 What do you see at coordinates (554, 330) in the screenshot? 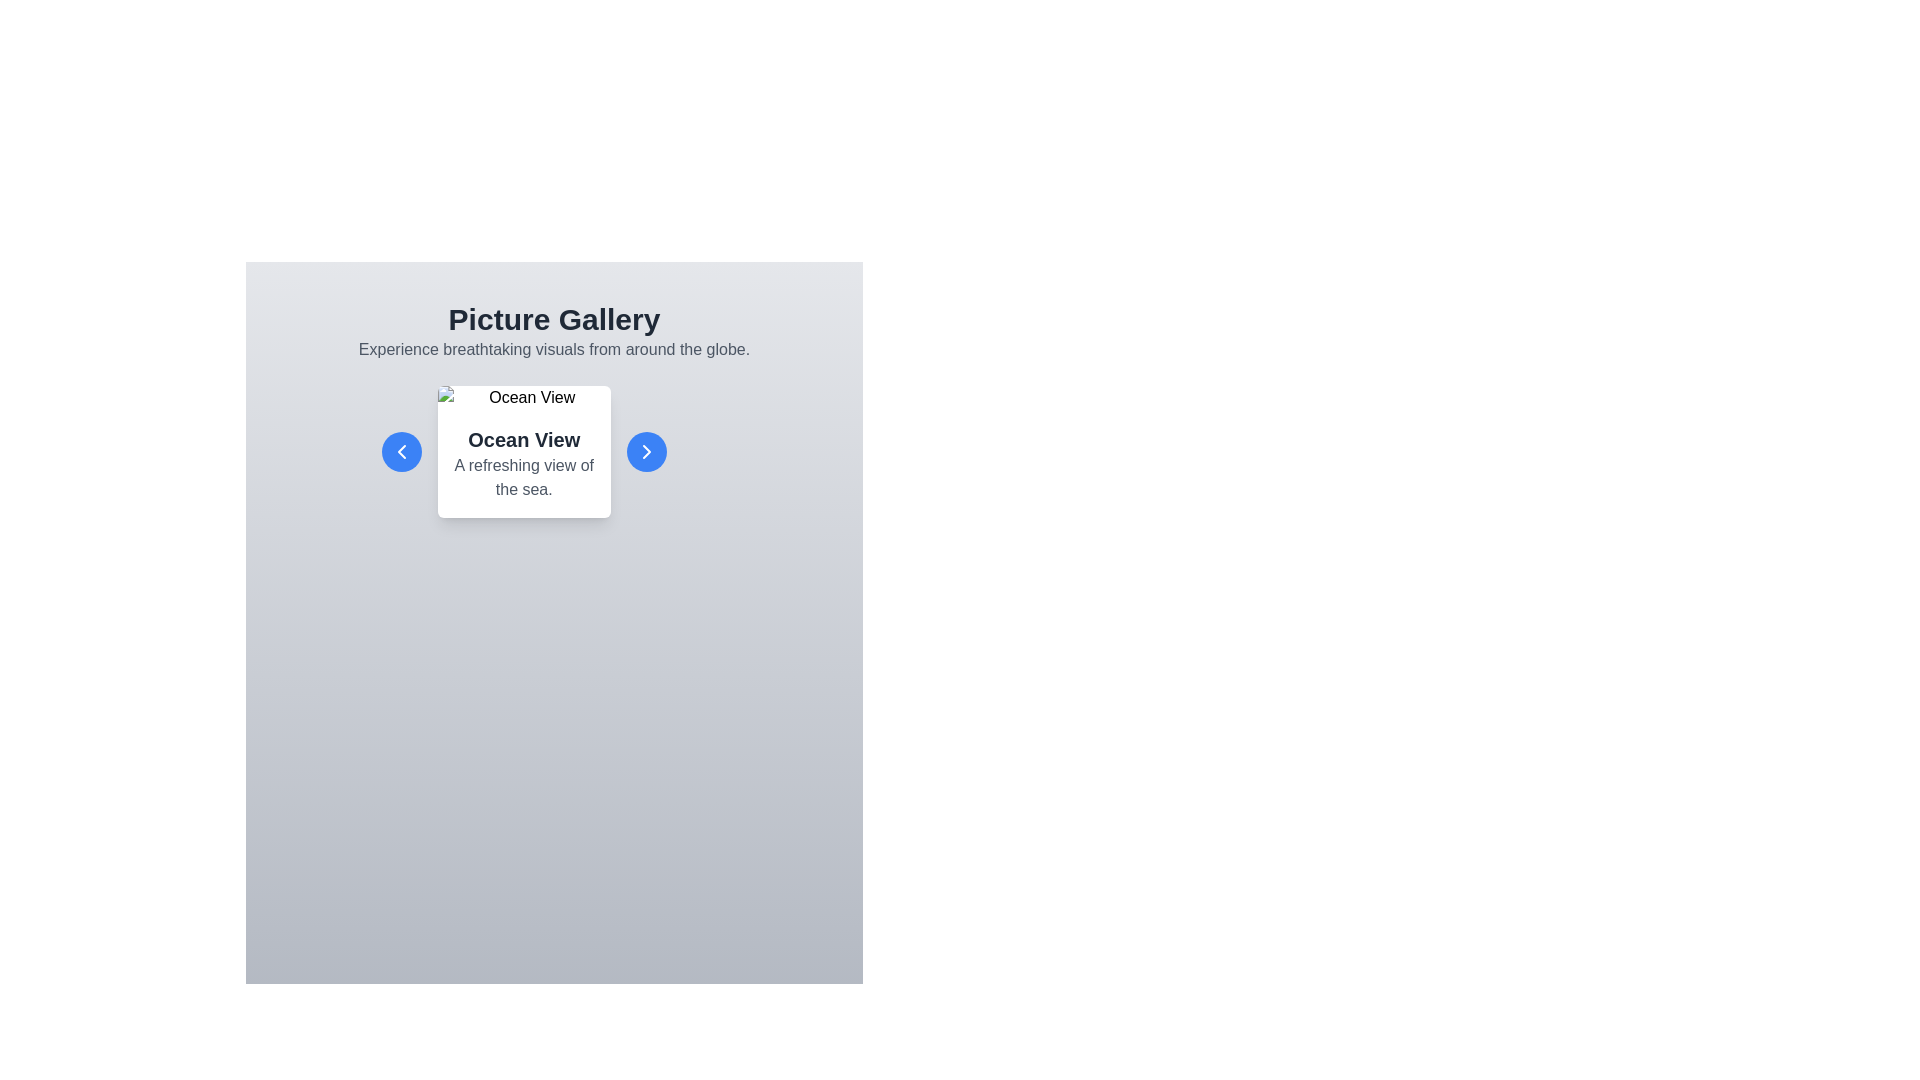
I see `the header section that displays the title 'Picture Gallery' and the subtitle 'Experience breathtaking visuals from around the globe.'` at bounding box center [554, 330].